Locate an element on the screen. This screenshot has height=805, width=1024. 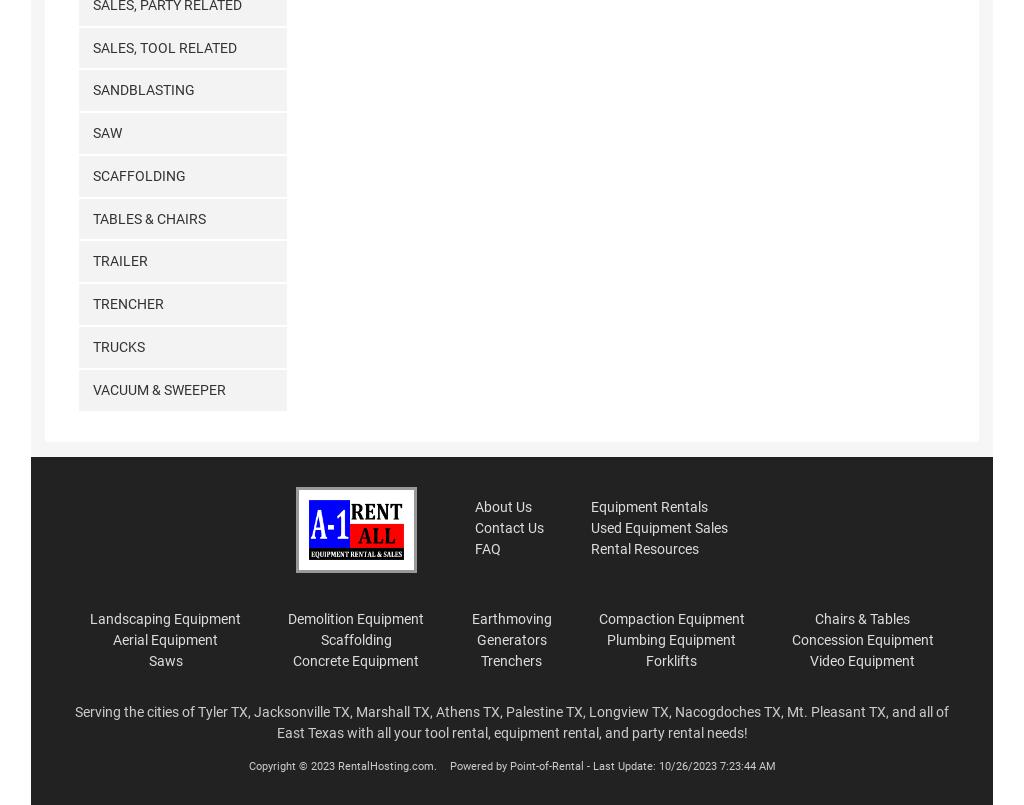
'Powered by Point-of-Rental - Last Update: 10/26/2023 7:23:44 AM' is located at coordinates (610, 765).